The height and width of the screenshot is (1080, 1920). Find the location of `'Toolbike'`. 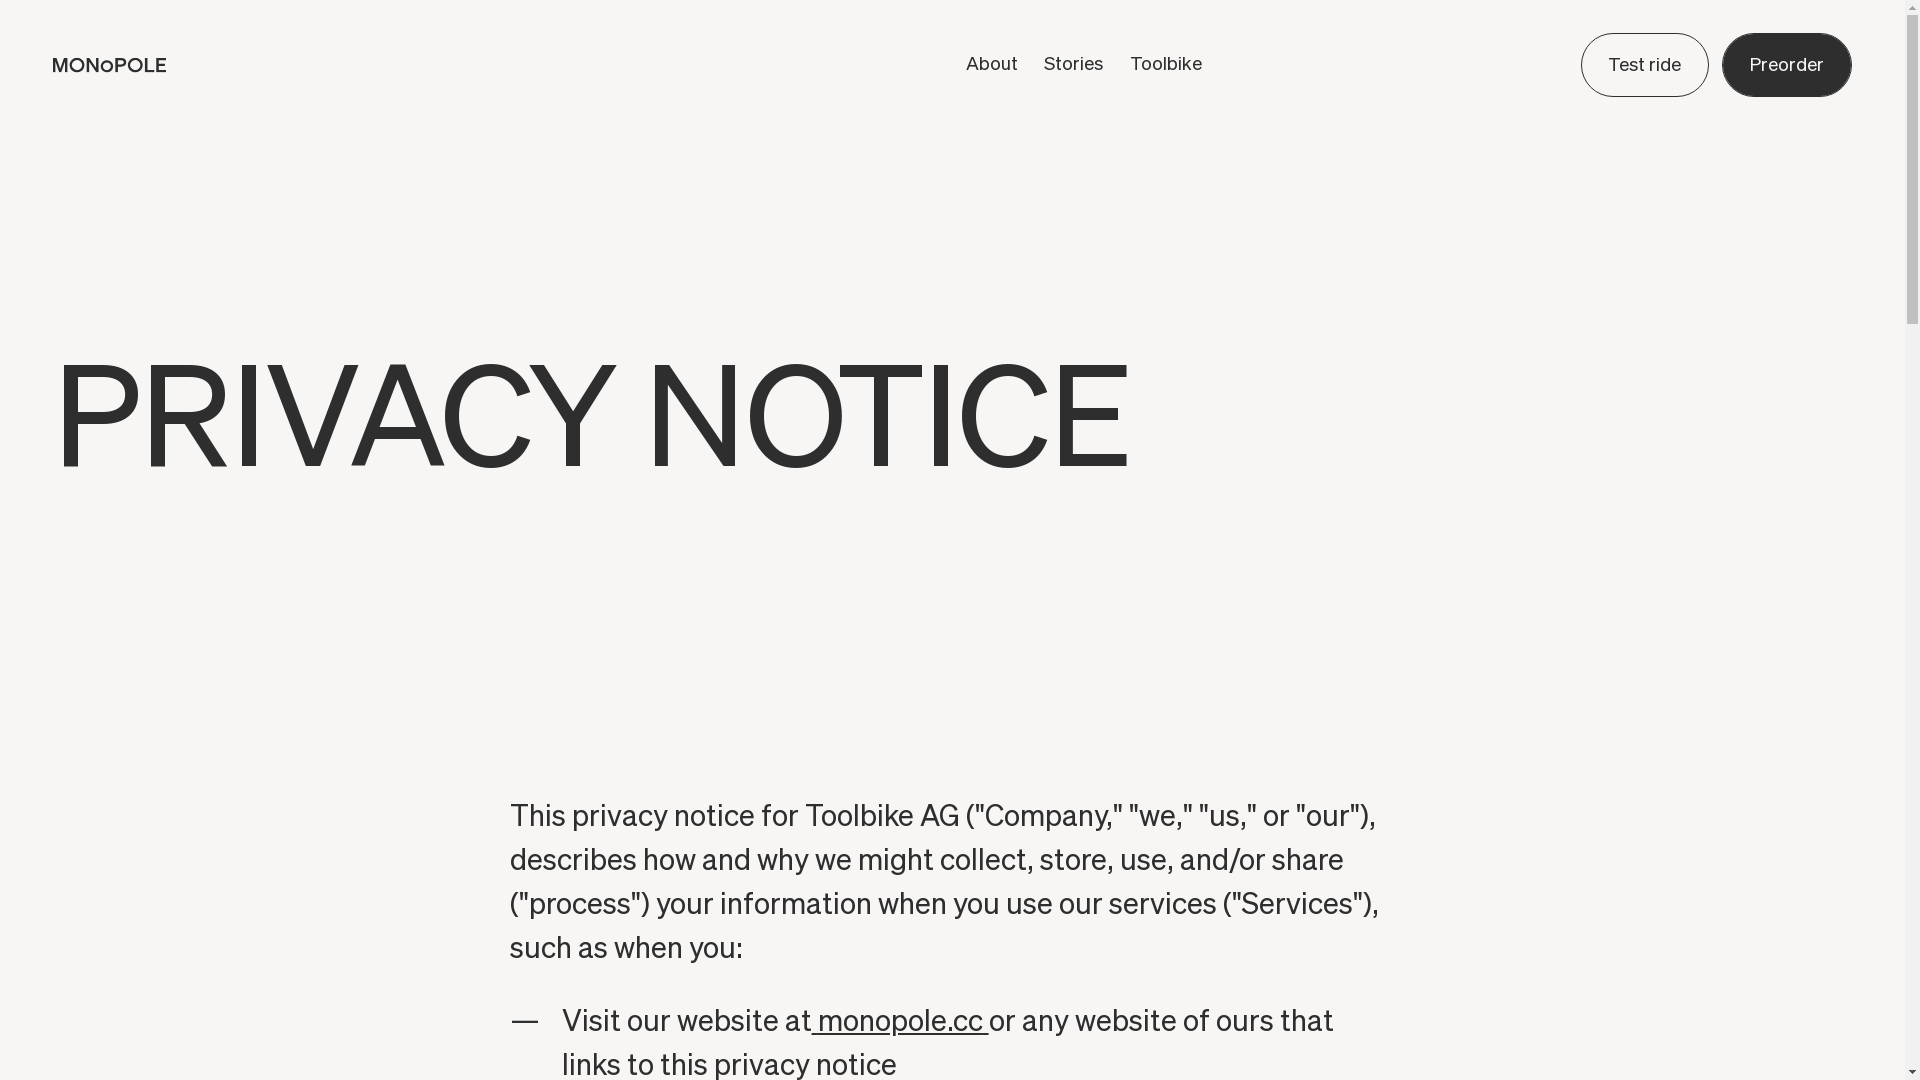

'Toolbike' is located at coordinates (1166, 63).